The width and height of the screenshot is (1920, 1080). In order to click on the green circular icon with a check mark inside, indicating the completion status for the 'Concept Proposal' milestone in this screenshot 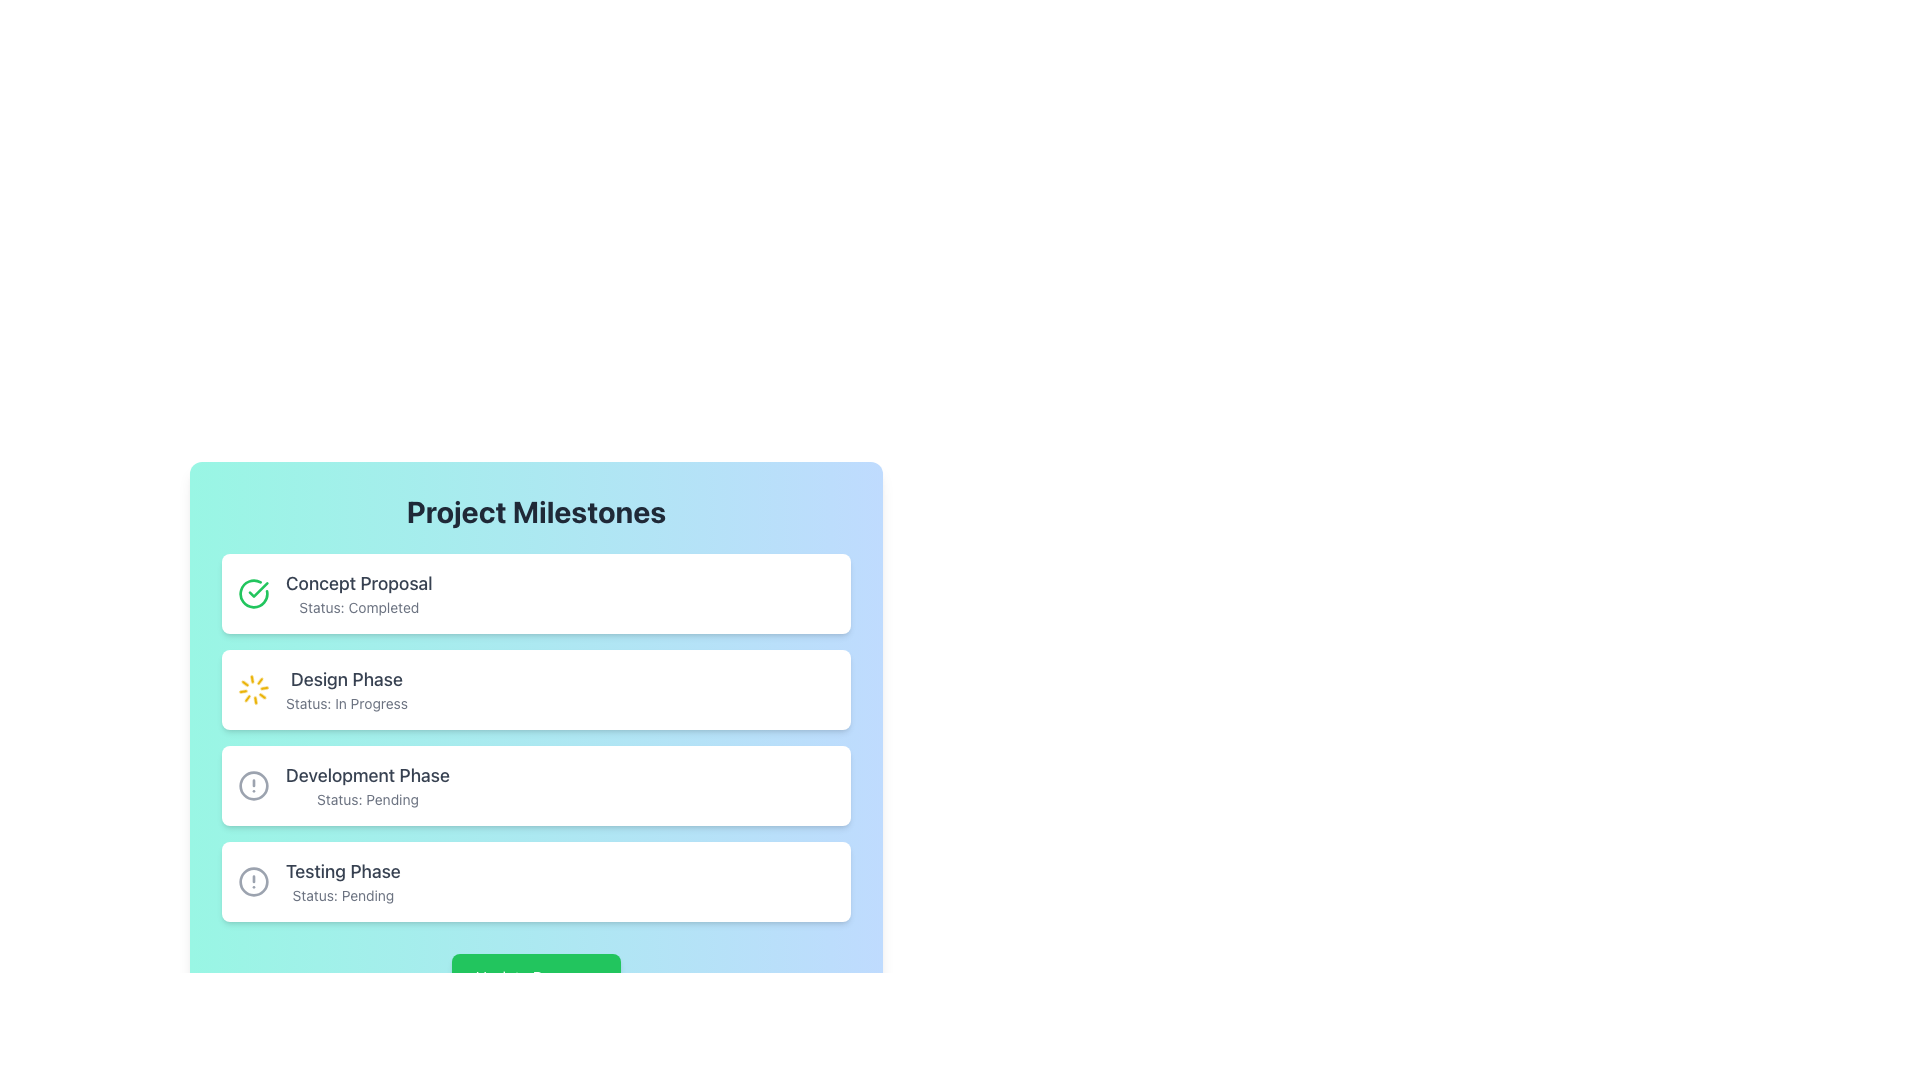, I will do `click(253, 593)`.